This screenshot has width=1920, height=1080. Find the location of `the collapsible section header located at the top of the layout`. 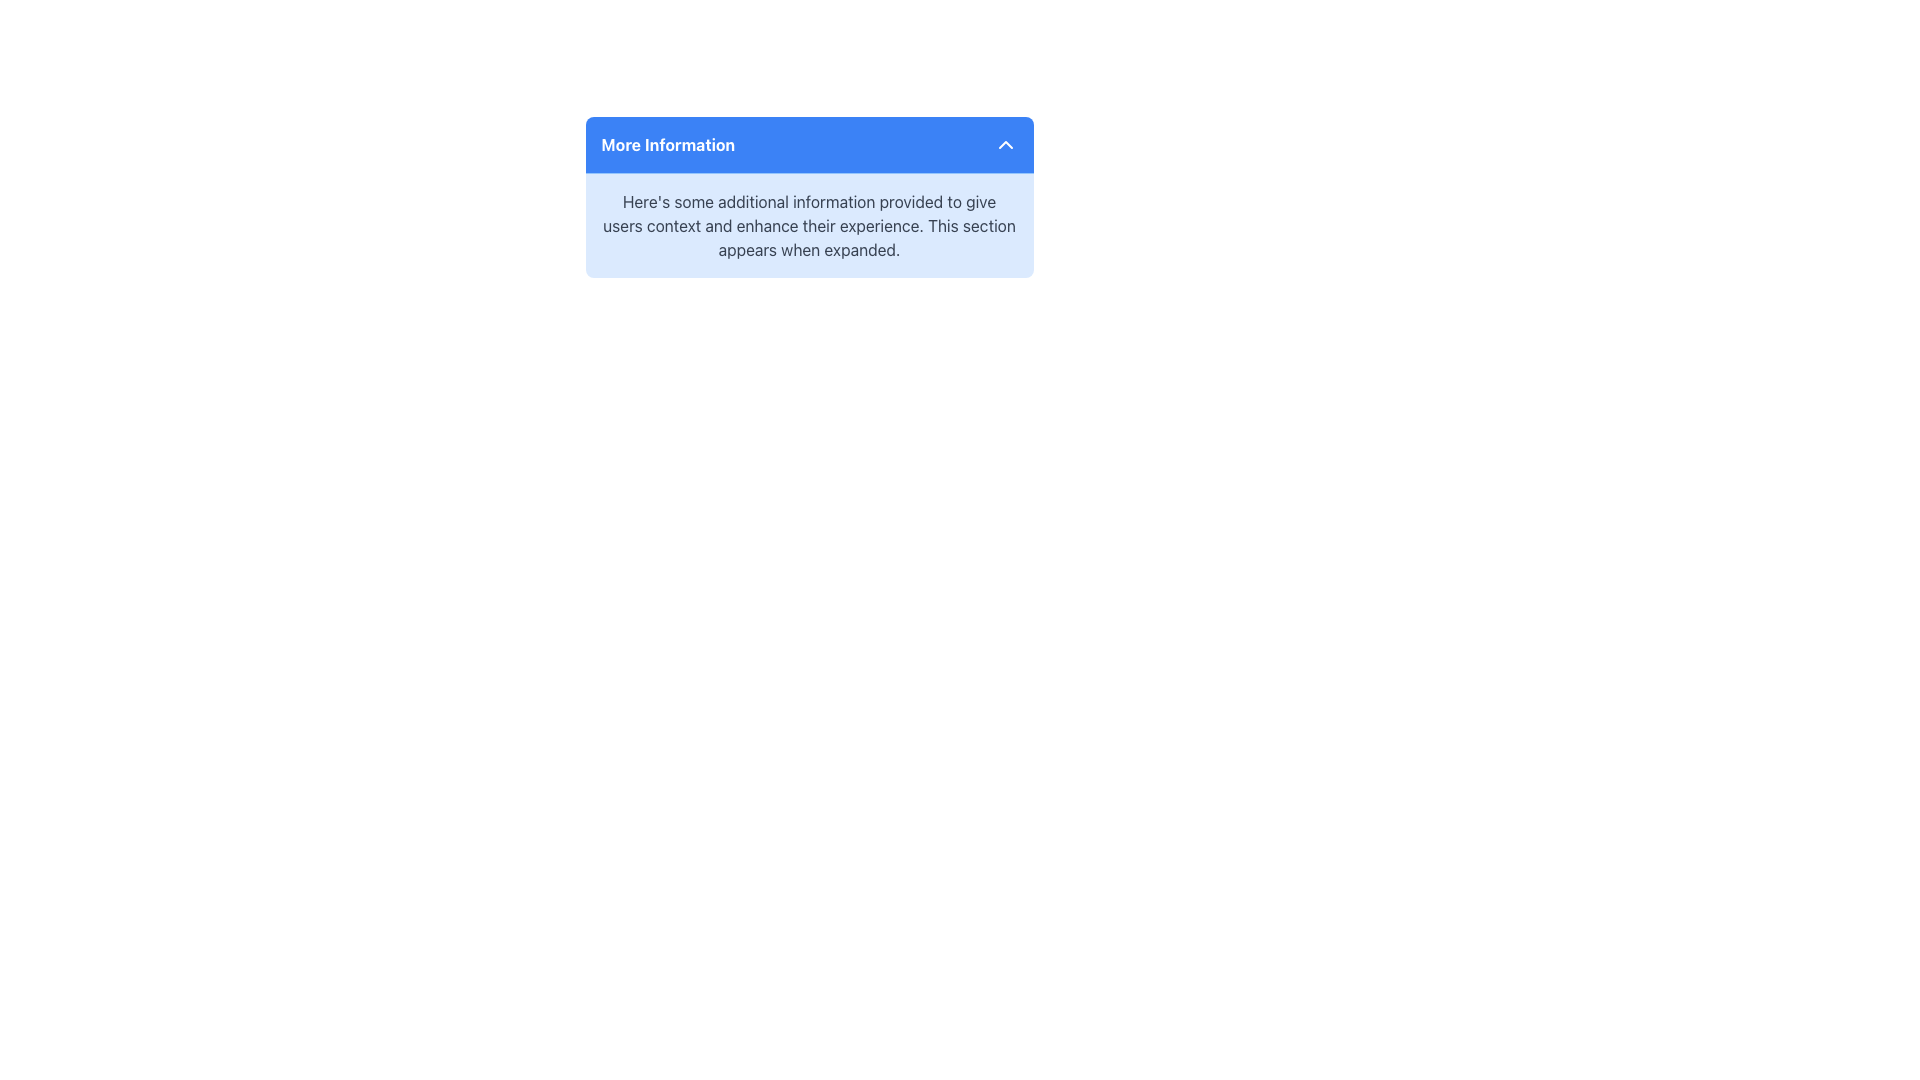

the collapsible section header located at the top of the layout is located at coordinates (809, 144).